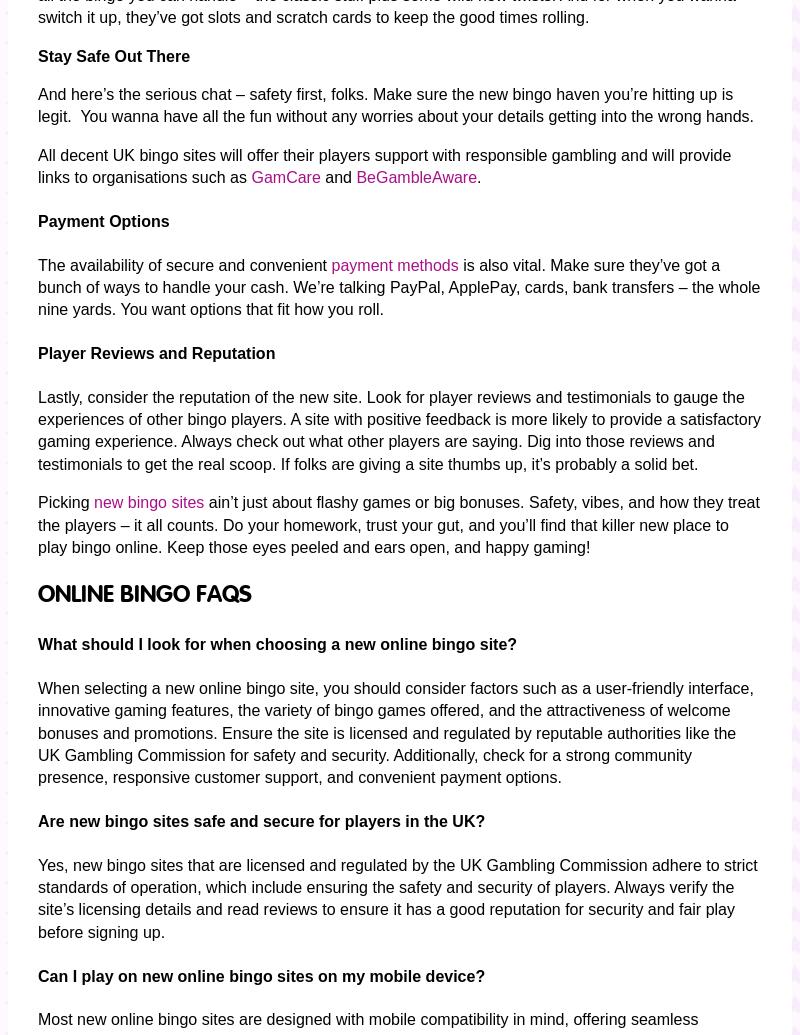 The width and height of the screenshot is (800, 1035). I want to click on 'payment methods', so click(330, 264).